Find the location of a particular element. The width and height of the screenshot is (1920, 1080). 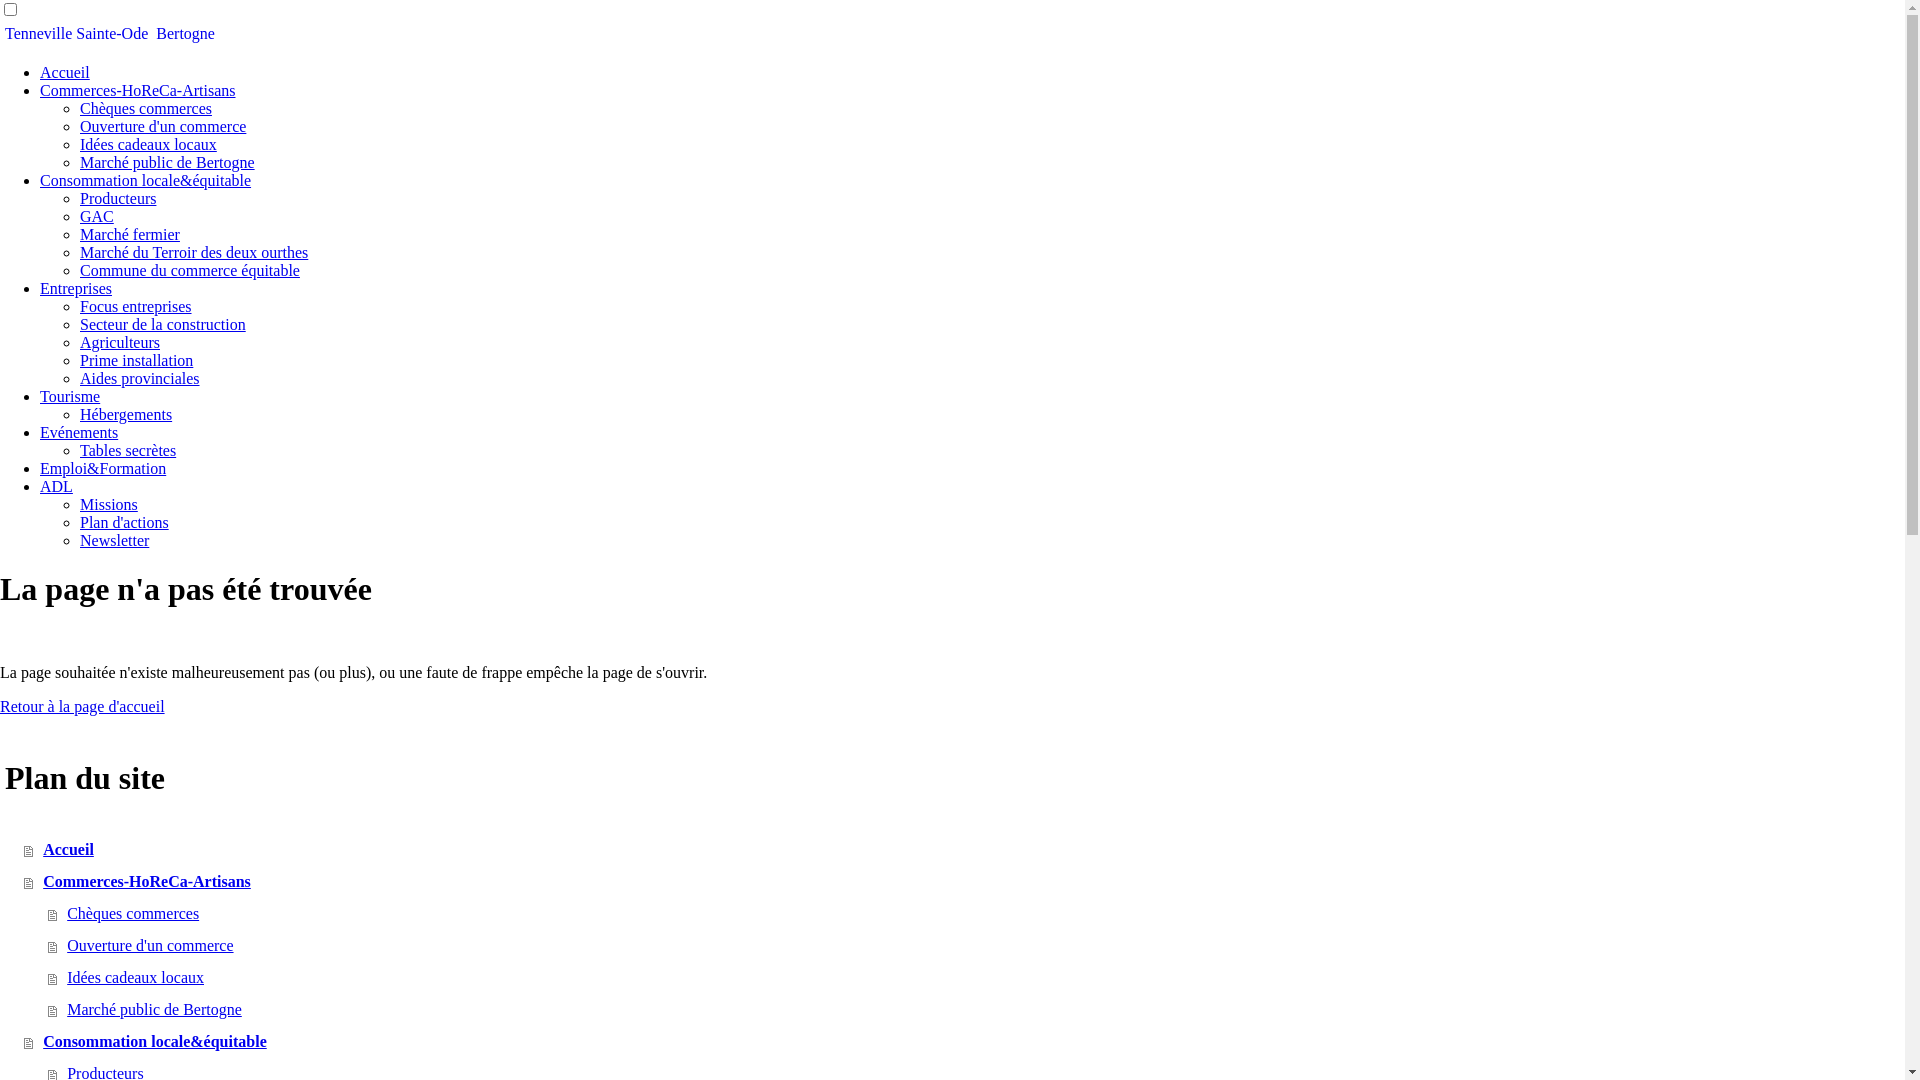

'Emploi&Formation' is located at coordinates (101, 468).